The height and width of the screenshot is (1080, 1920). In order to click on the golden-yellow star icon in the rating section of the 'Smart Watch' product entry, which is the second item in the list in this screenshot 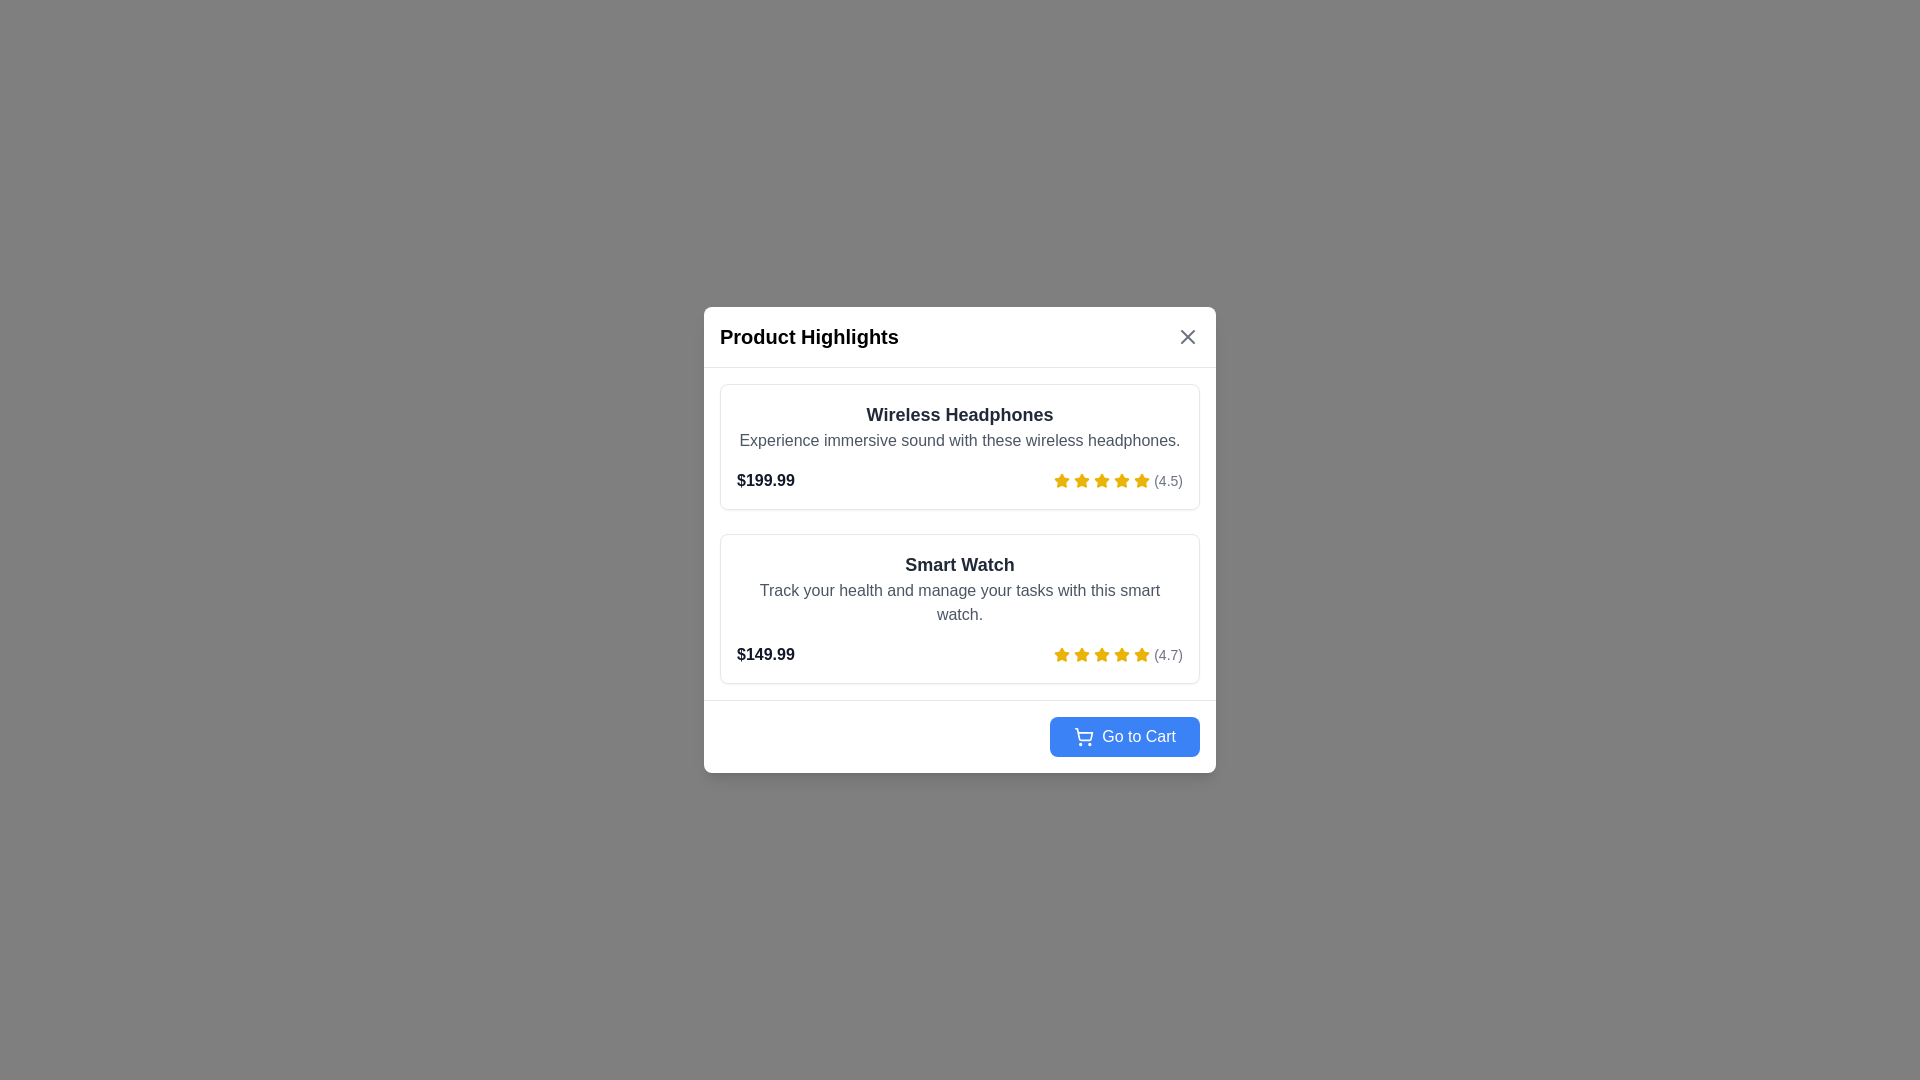, I will do `click(1081, 654)`.